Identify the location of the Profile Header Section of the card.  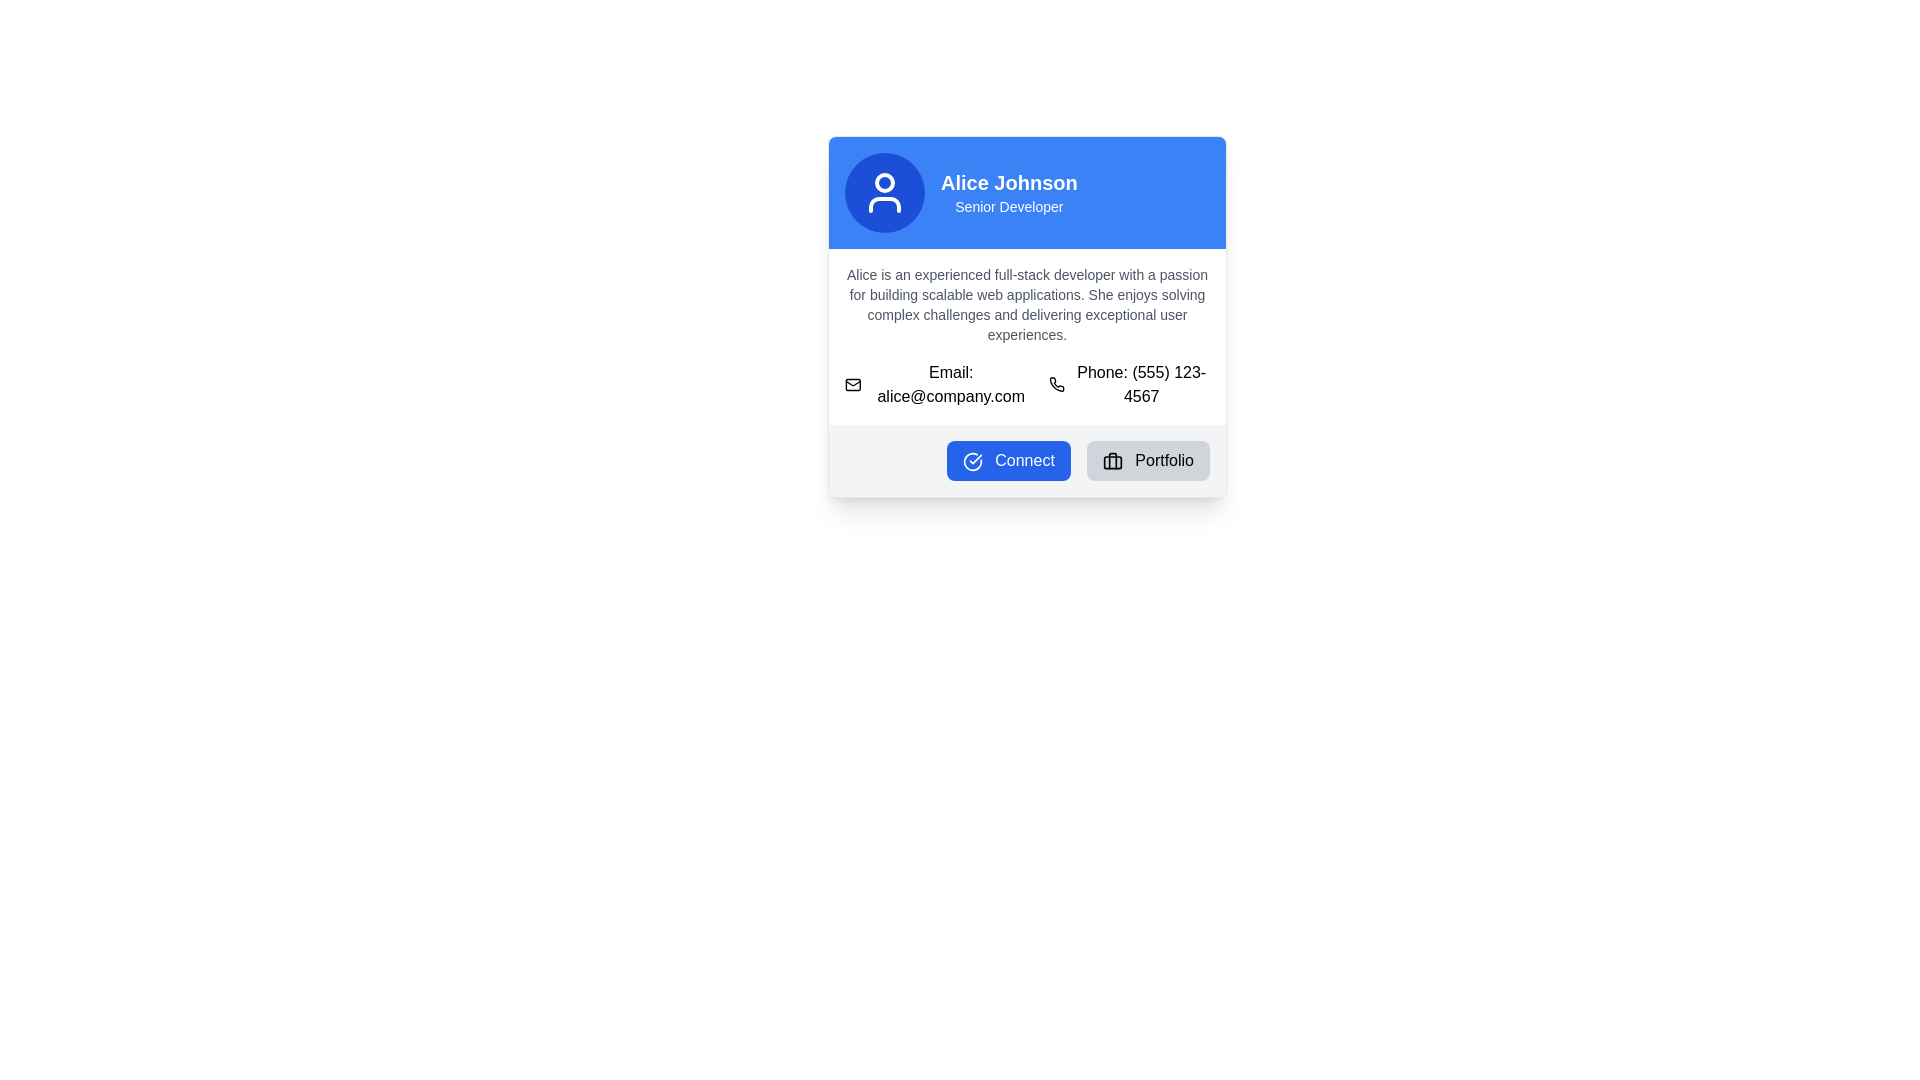
(1027, 192).